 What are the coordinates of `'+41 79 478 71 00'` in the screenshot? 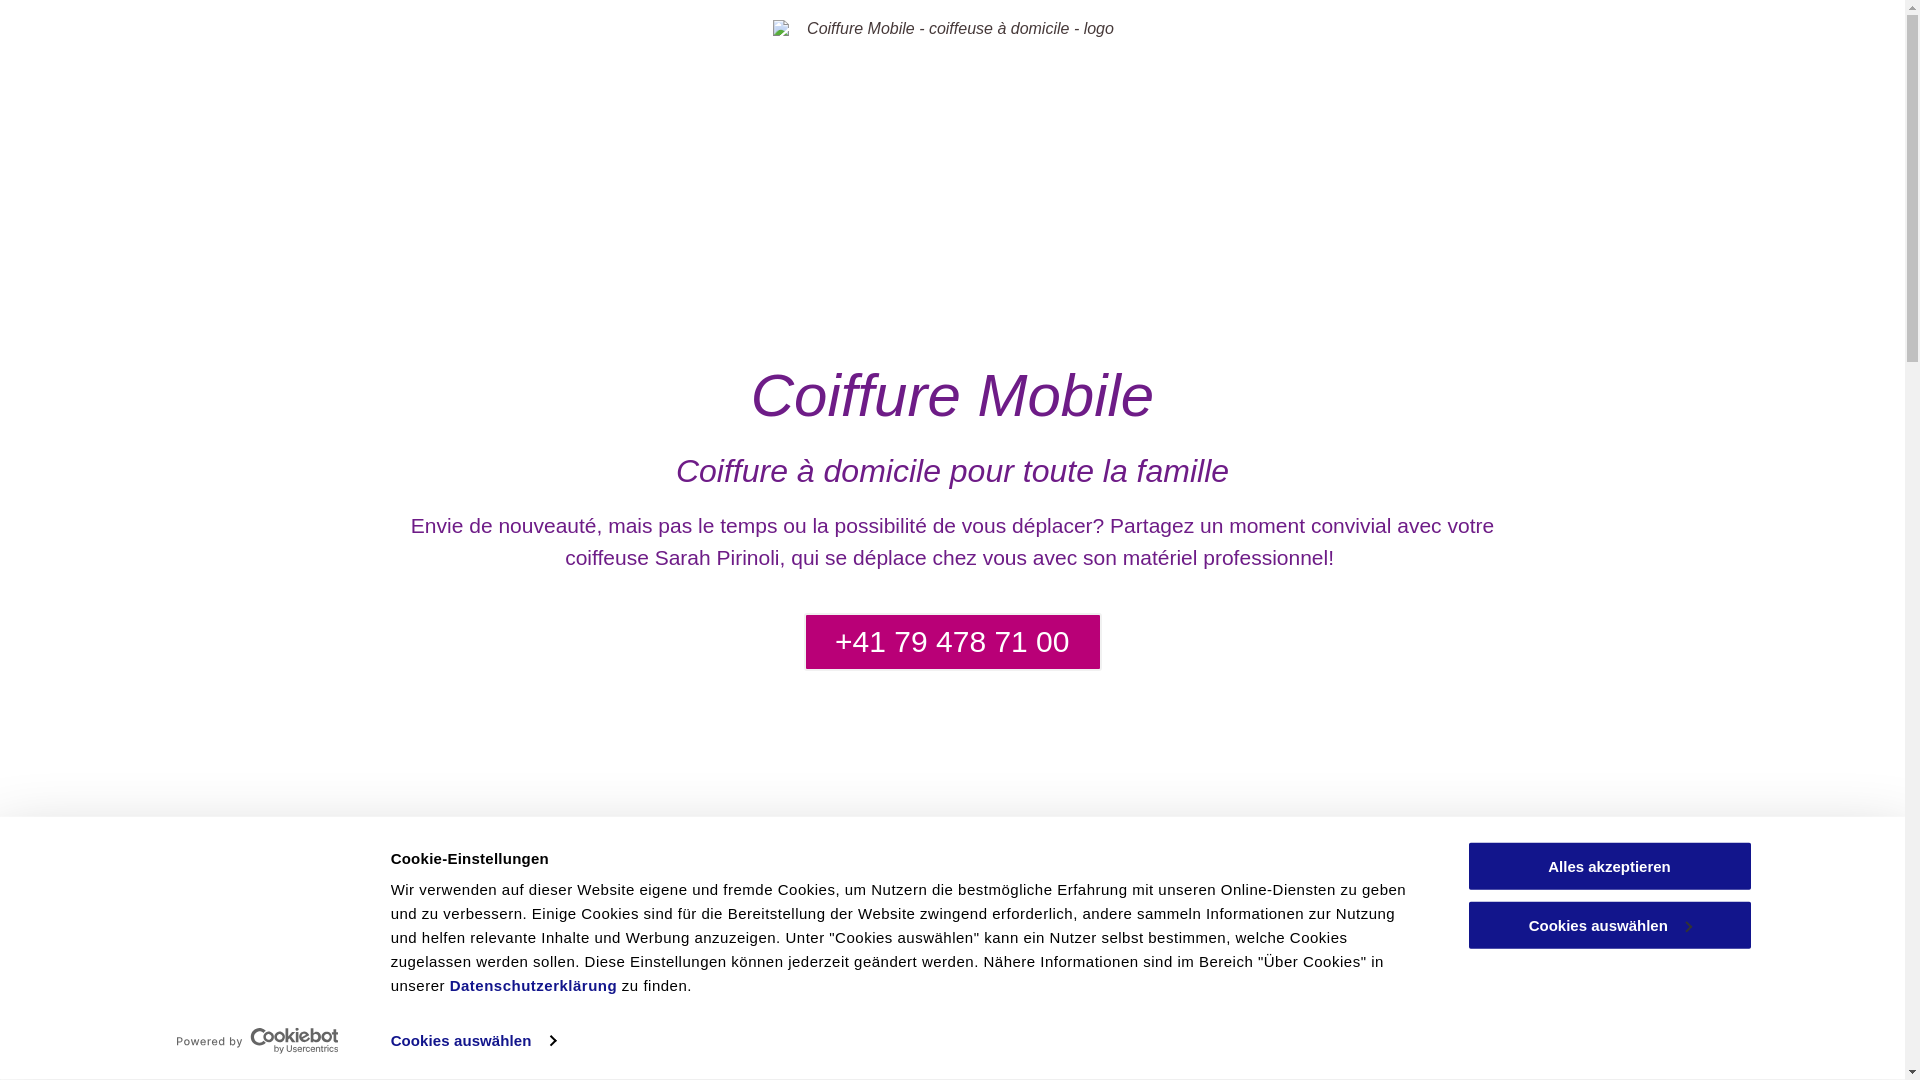 It's located at (952, 641).